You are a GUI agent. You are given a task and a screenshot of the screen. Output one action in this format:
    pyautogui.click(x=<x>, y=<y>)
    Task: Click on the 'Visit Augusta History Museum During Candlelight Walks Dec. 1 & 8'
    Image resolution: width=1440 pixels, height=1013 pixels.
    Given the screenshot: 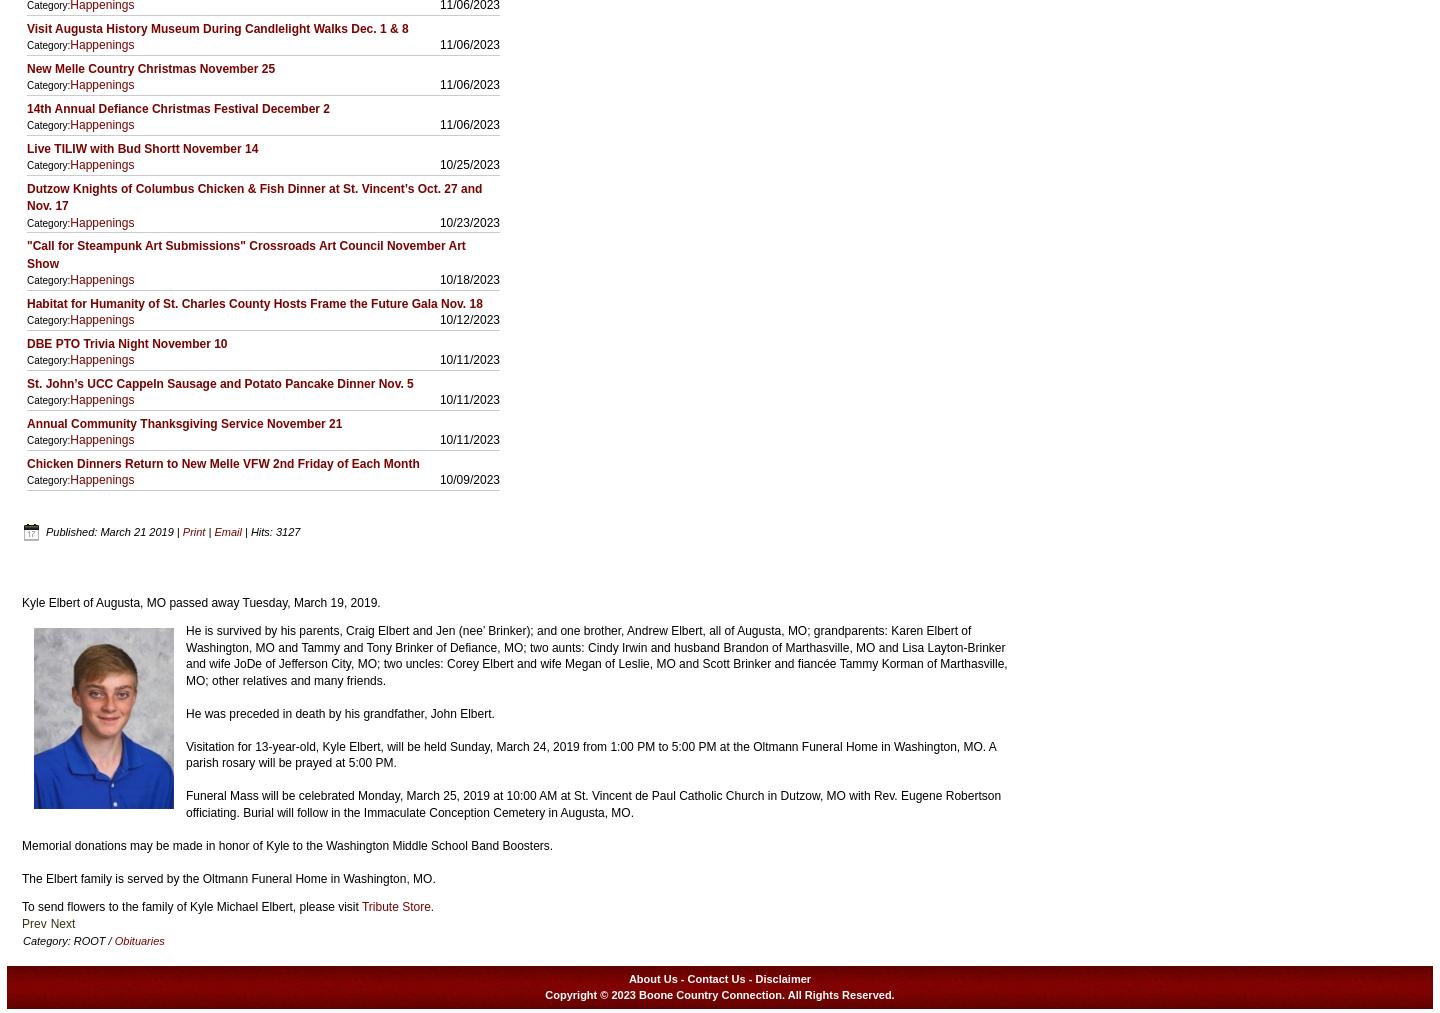 What is the action you would take?
    pyautogui.click(x=217, y=26)
    